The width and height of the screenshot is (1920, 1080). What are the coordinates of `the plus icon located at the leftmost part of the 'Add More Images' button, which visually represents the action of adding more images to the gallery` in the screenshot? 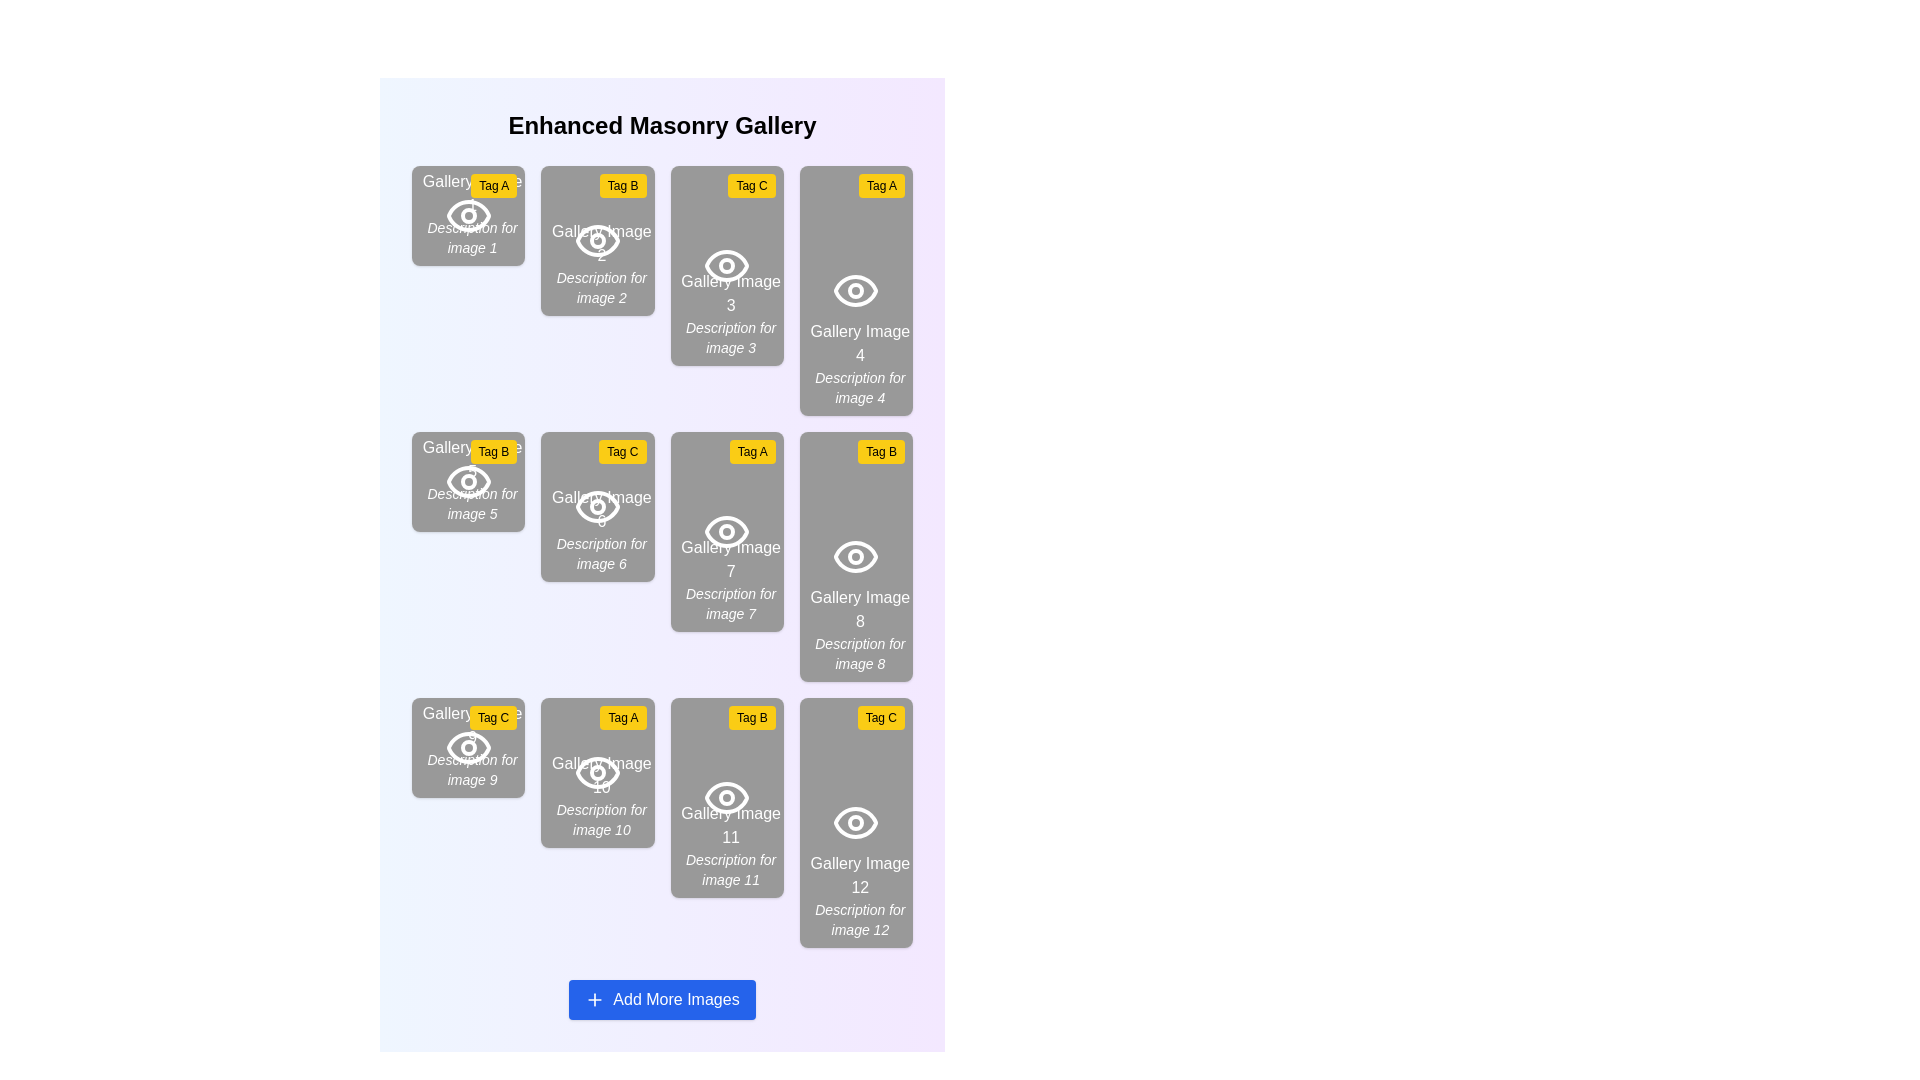 It's located at (594, 999).